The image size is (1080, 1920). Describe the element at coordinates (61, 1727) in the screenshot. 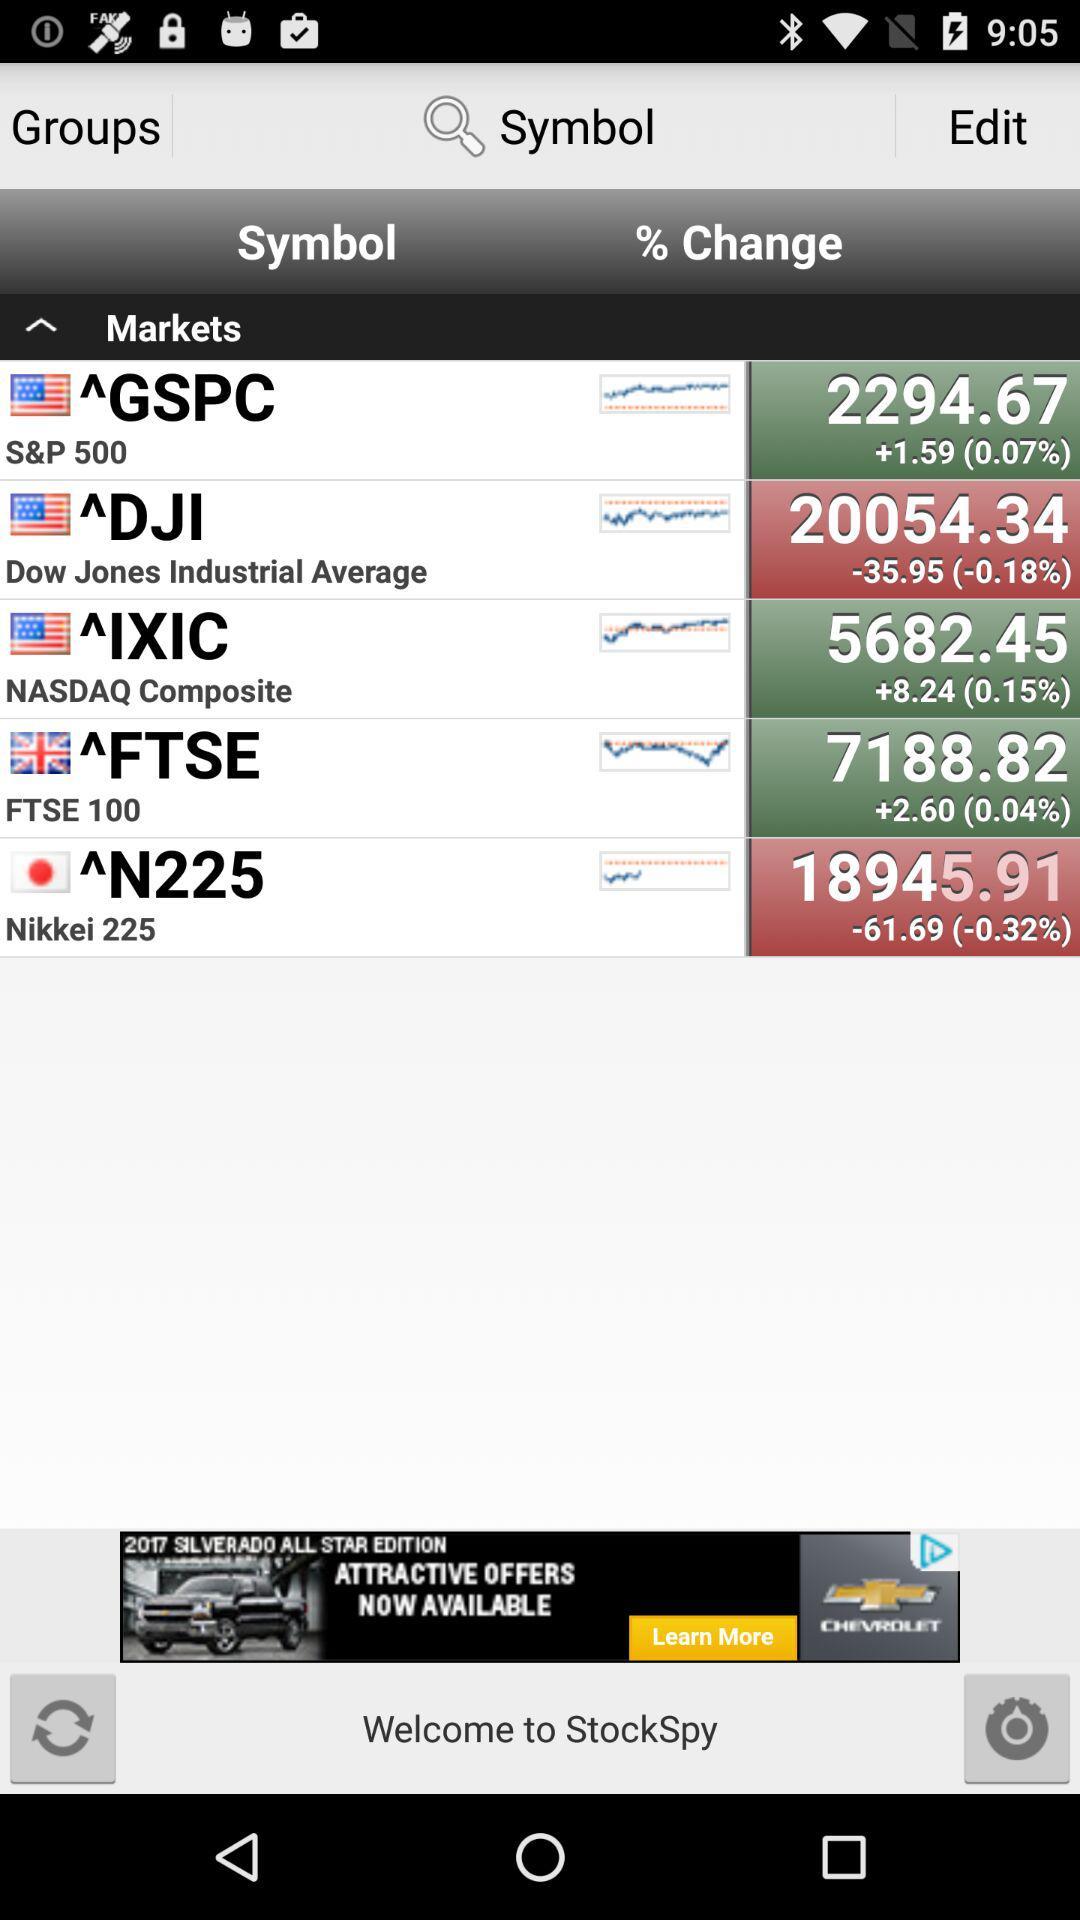

I see `reload page` at that location.